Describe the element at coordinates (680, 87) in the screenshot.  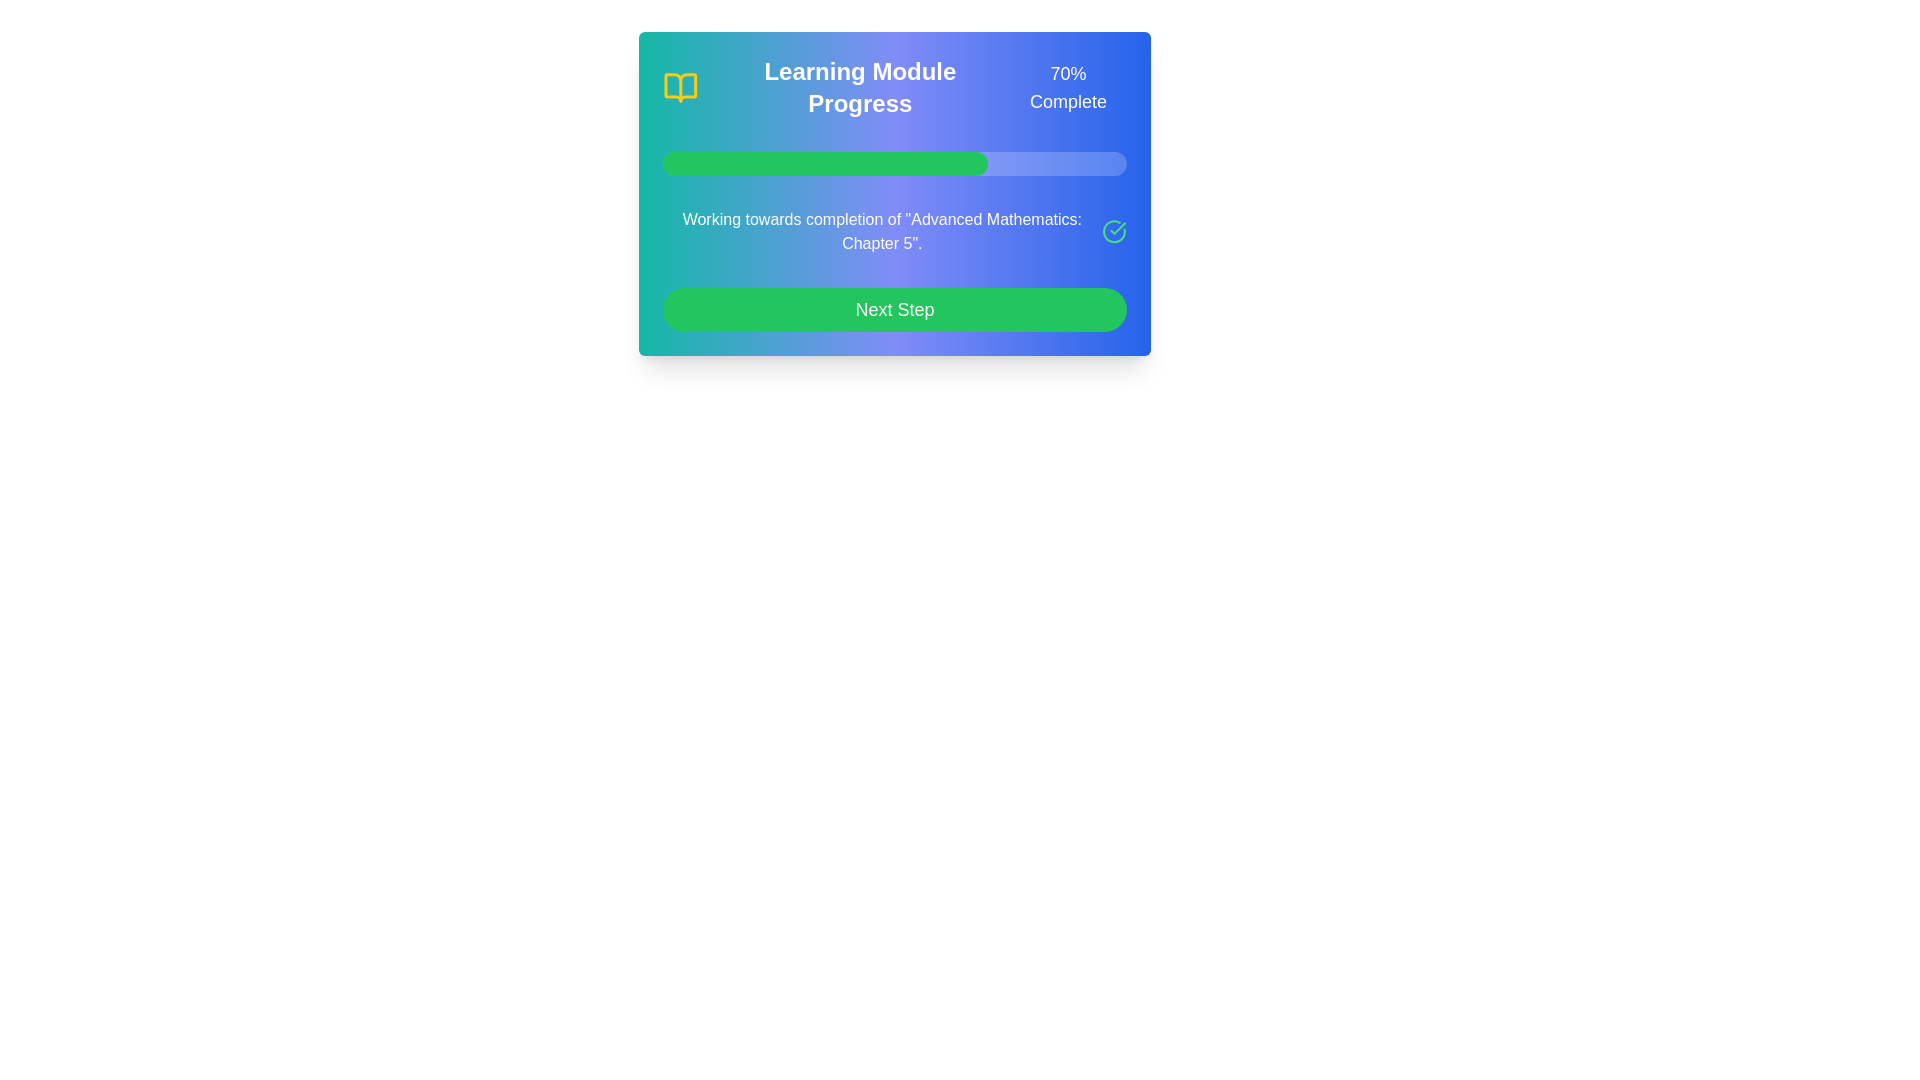
I see `the small yellow open book icon located in the 'Learning Module Progress' section, positioned to the left of the title text` at that location.